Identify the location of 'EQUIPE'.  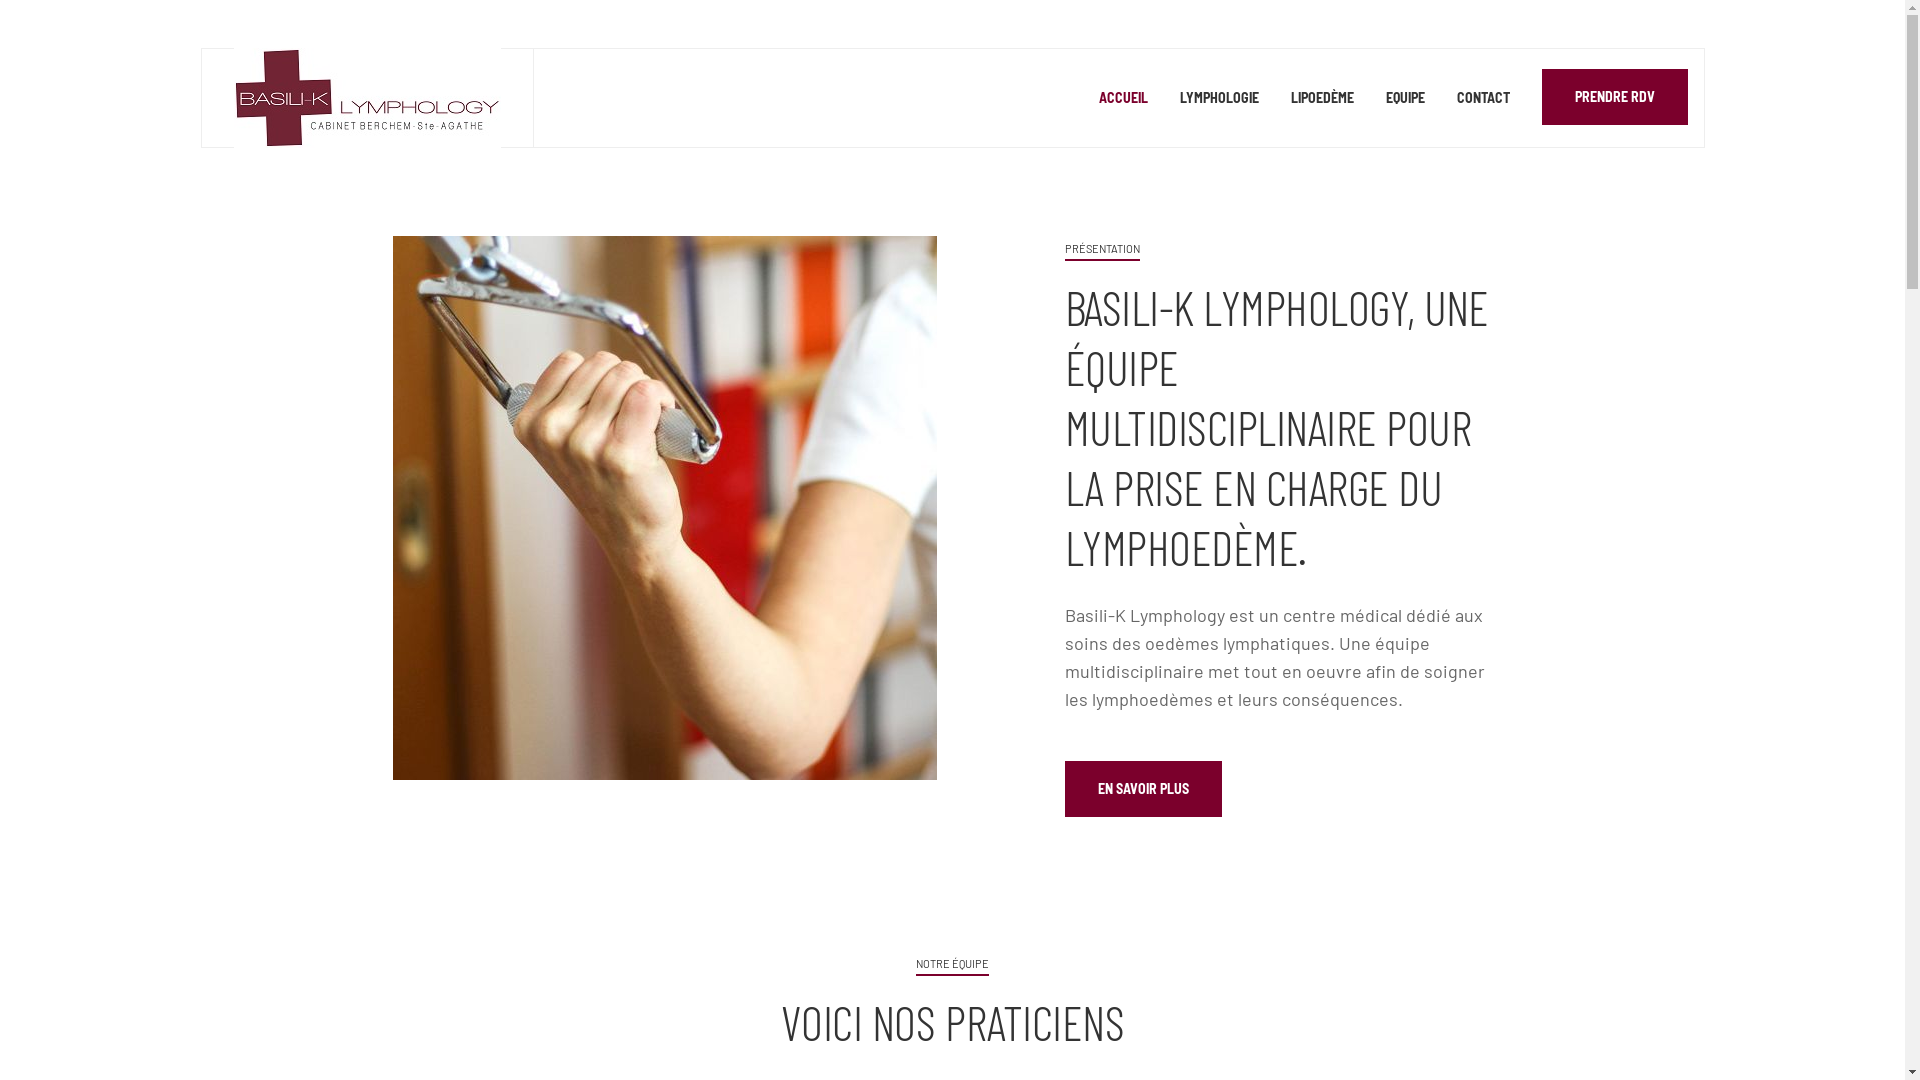
(1404, 97).